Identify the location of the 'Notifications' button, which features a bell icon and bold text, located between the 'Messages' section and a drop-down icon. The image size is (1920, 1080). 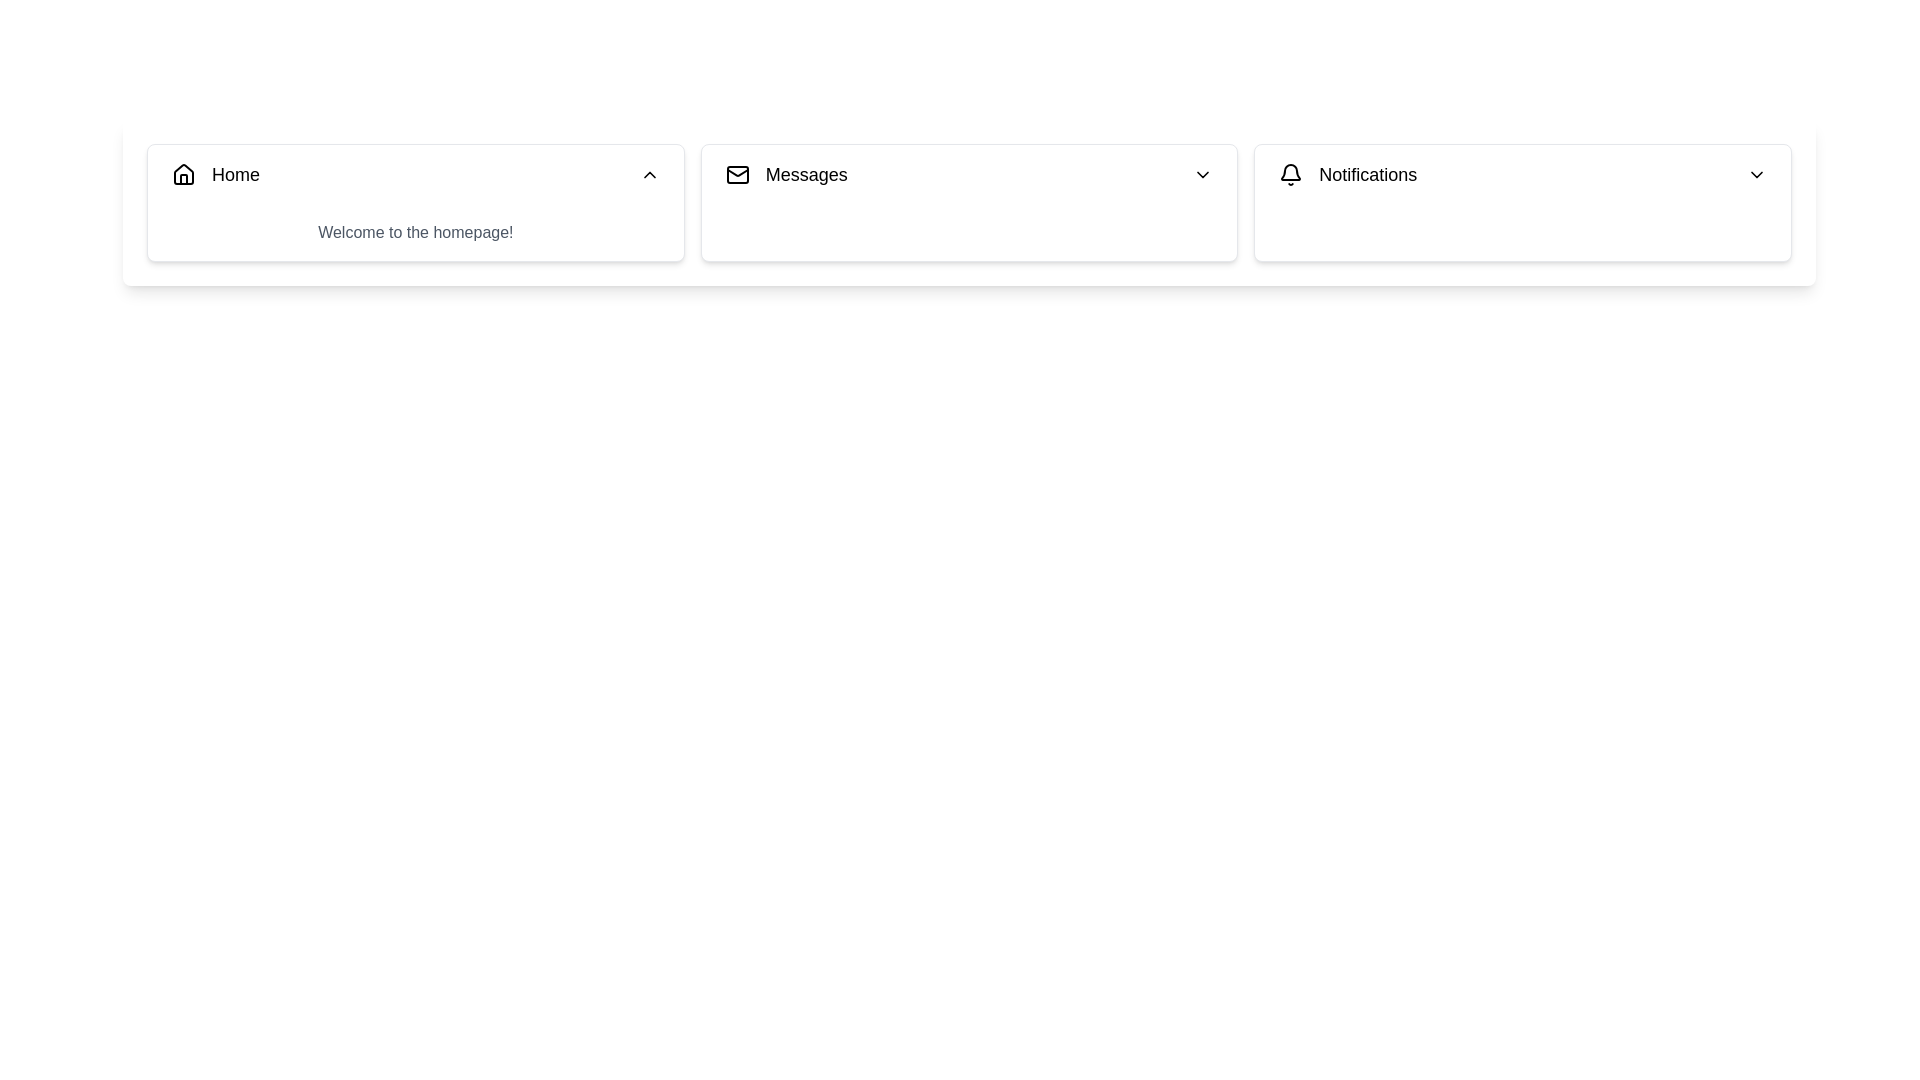
(1348, 173).